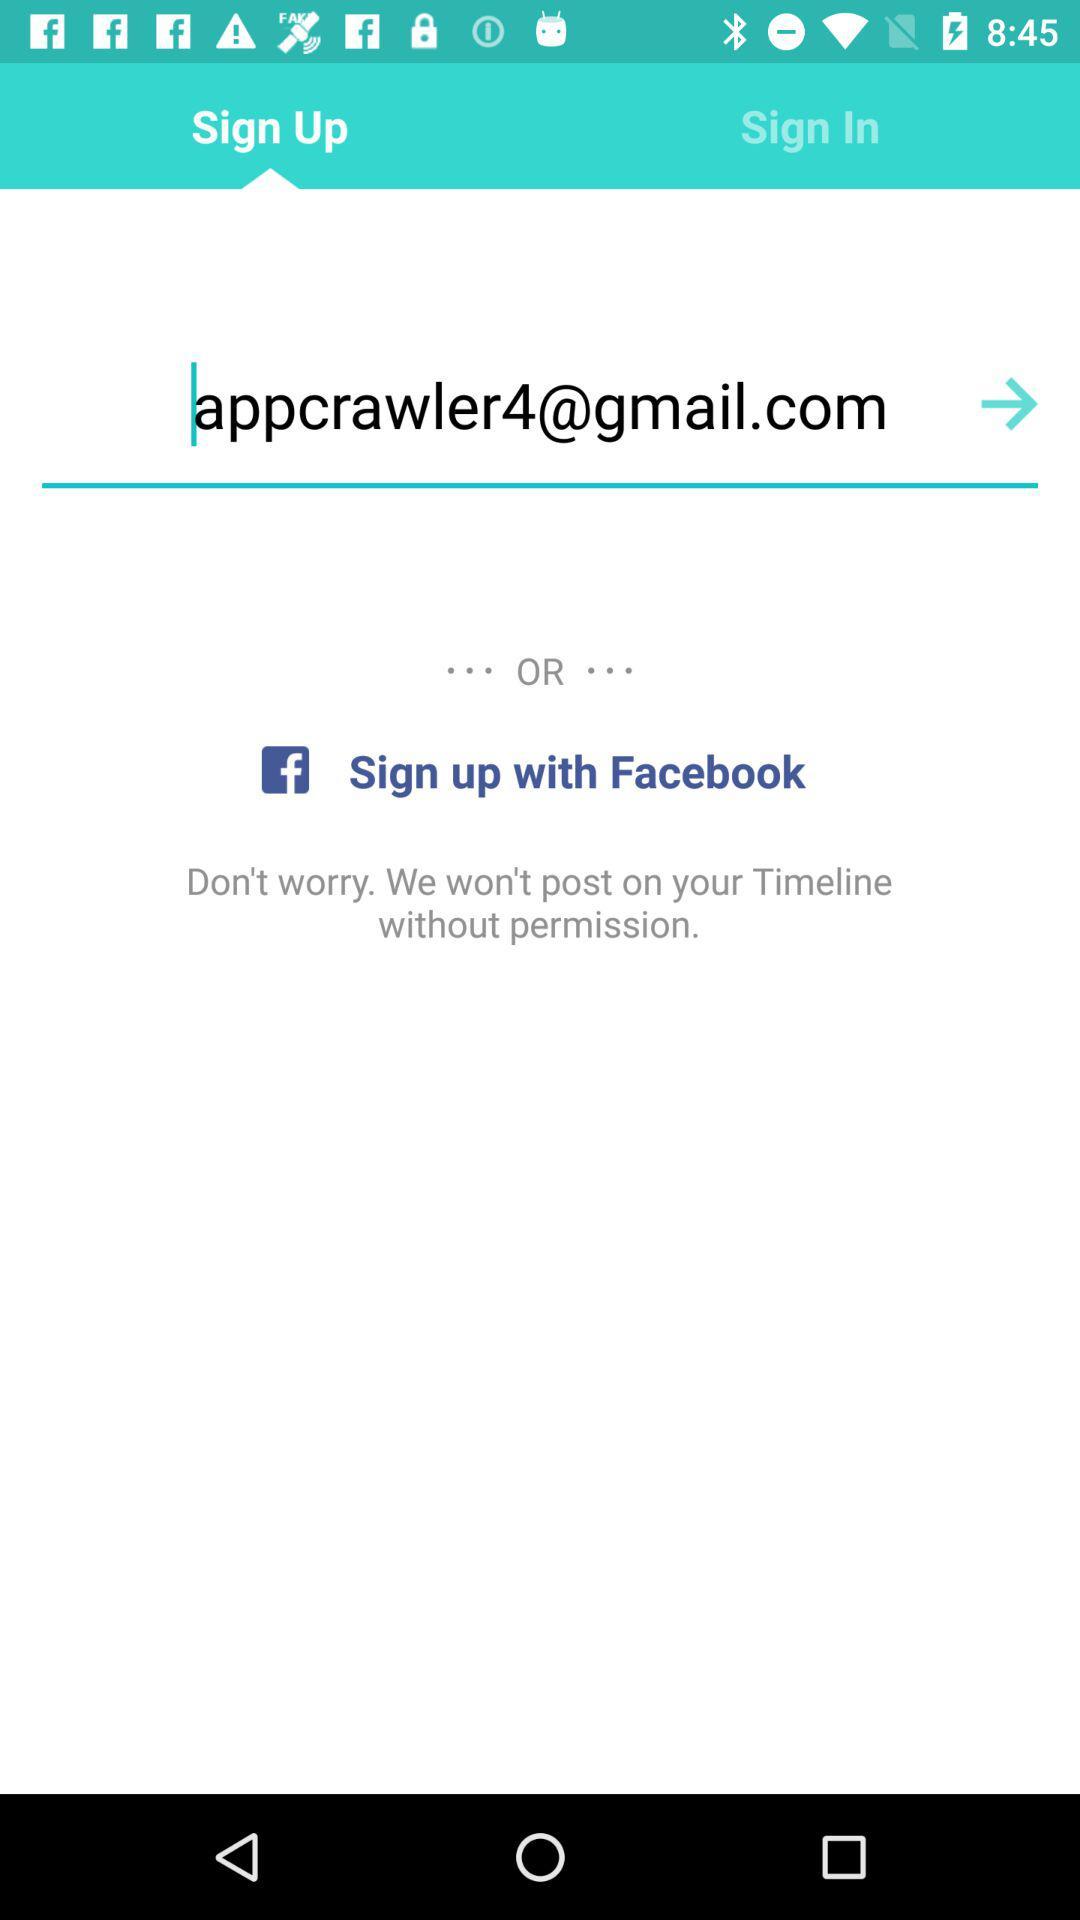  Describe the element at coordinates (810, 124) in the screenshot. I see `icon above appcrawler4@gmail.com item` at that location.